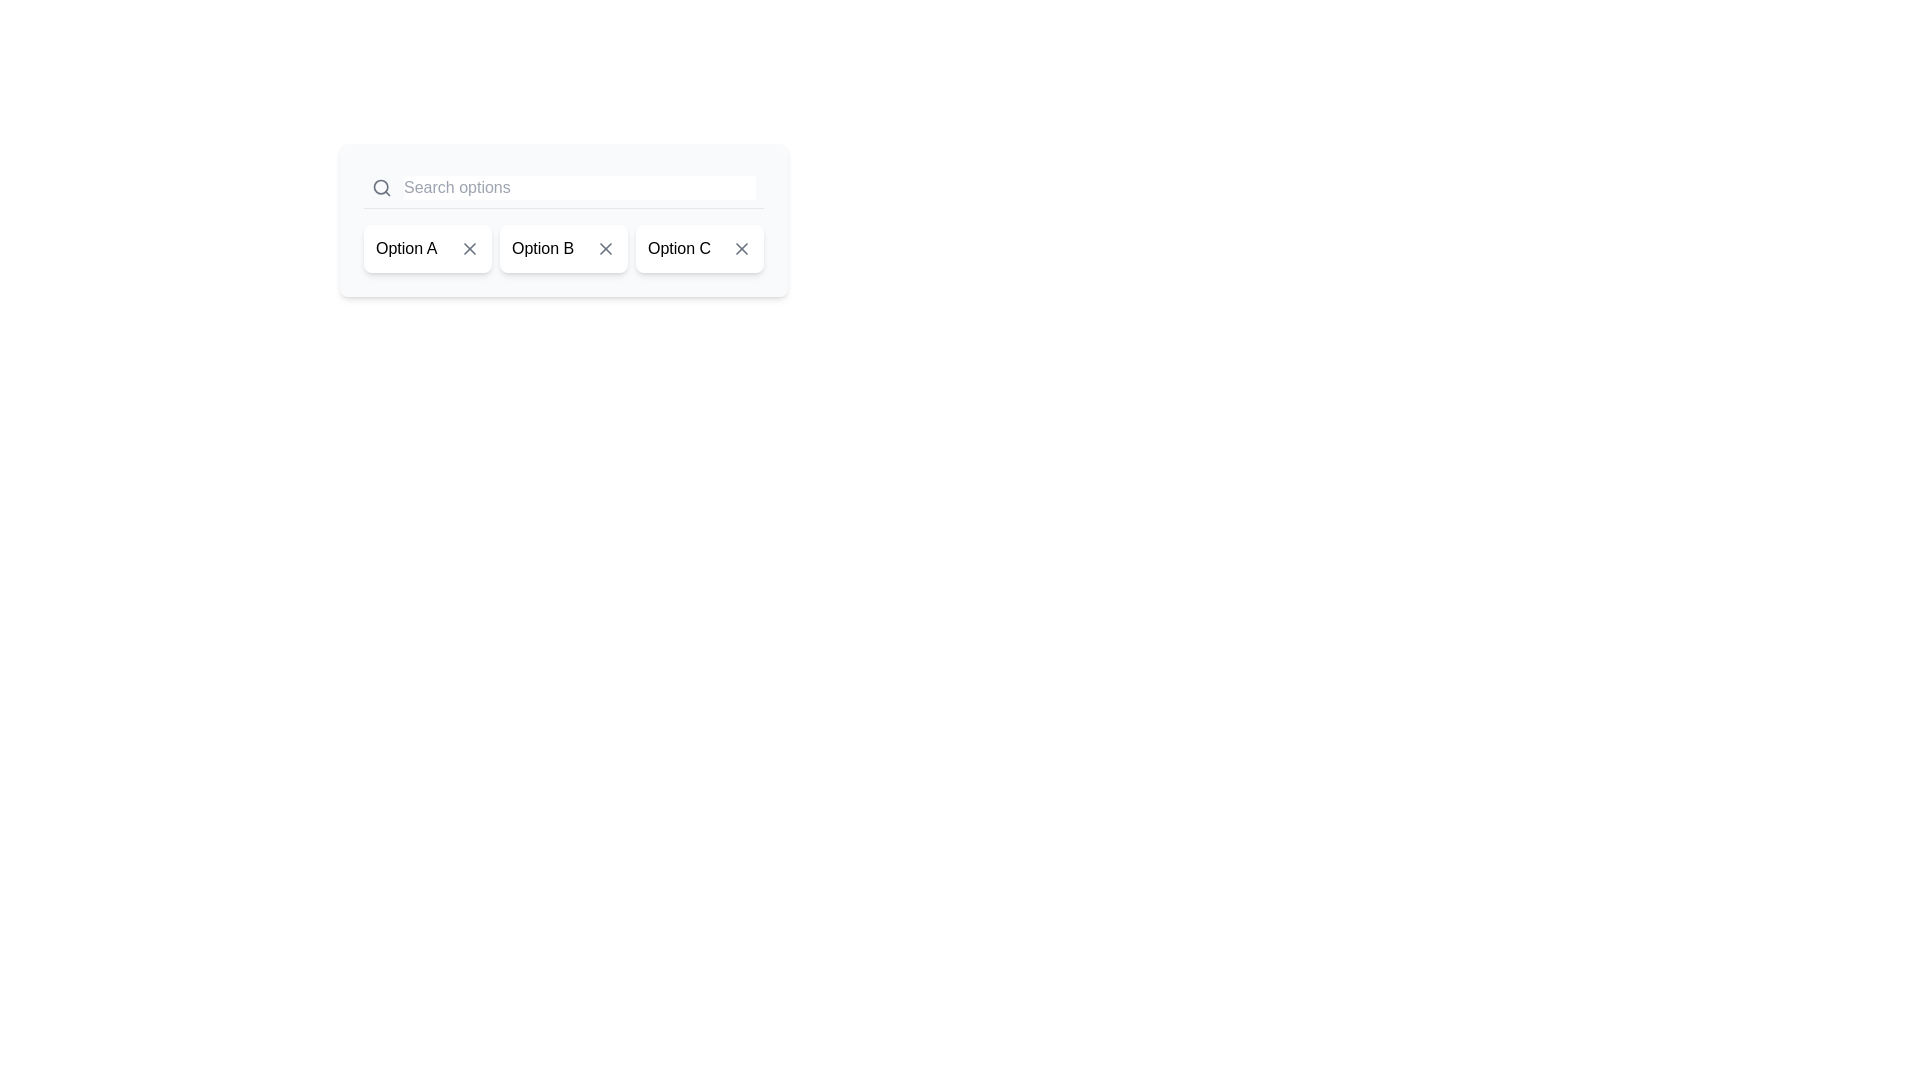 Image resolution: width=1920 pixels, height=1080 pixels. What do you see at coordinates (426, 248) in the screenshot?
I see `the chip labeled Option A` at bounding box center [426, 248].